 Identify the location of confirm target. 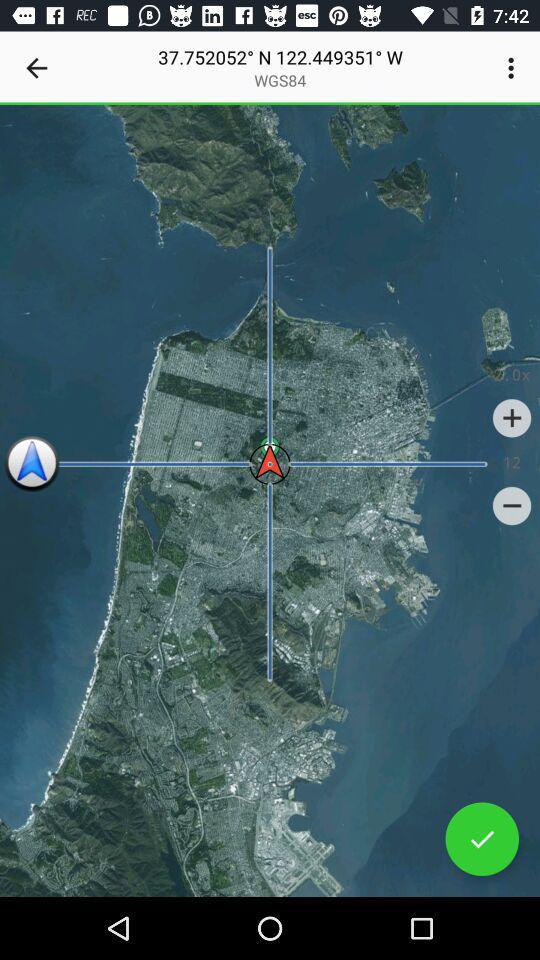
(481, 839).